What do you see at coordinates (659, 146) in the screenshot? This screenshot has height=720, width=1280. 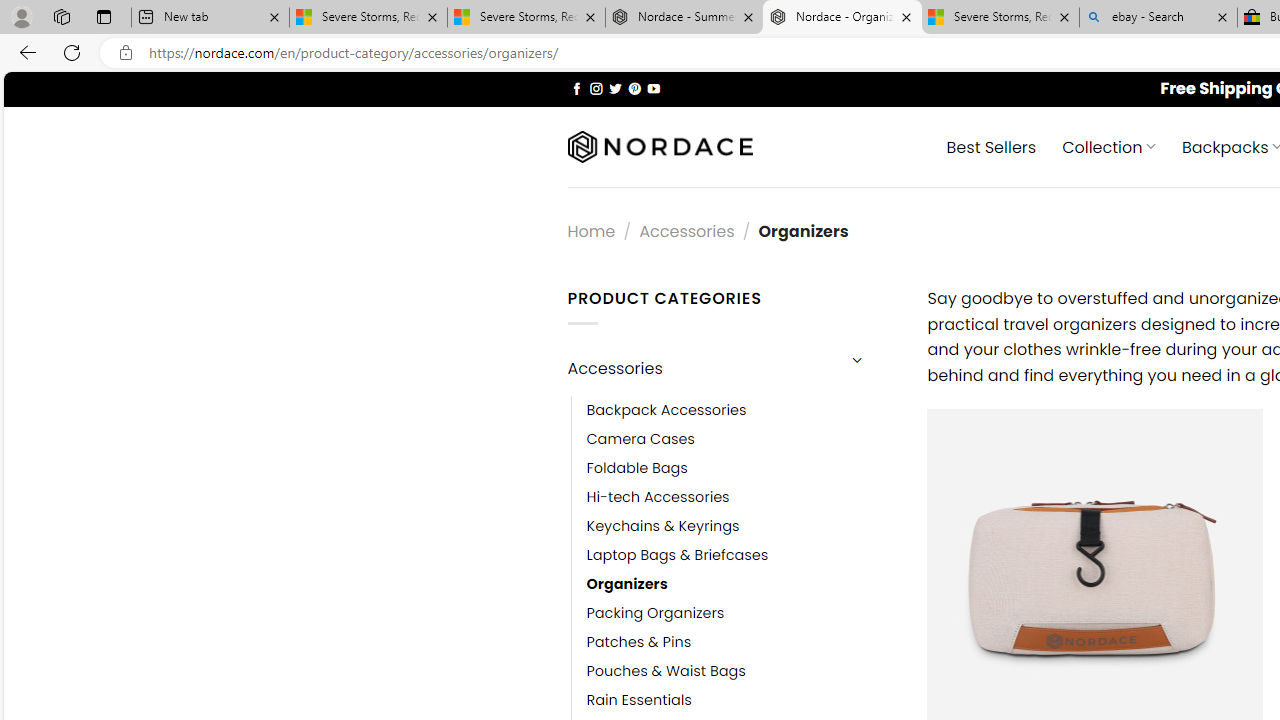 I see `'Nordace'` at bounding box center [659, 146].